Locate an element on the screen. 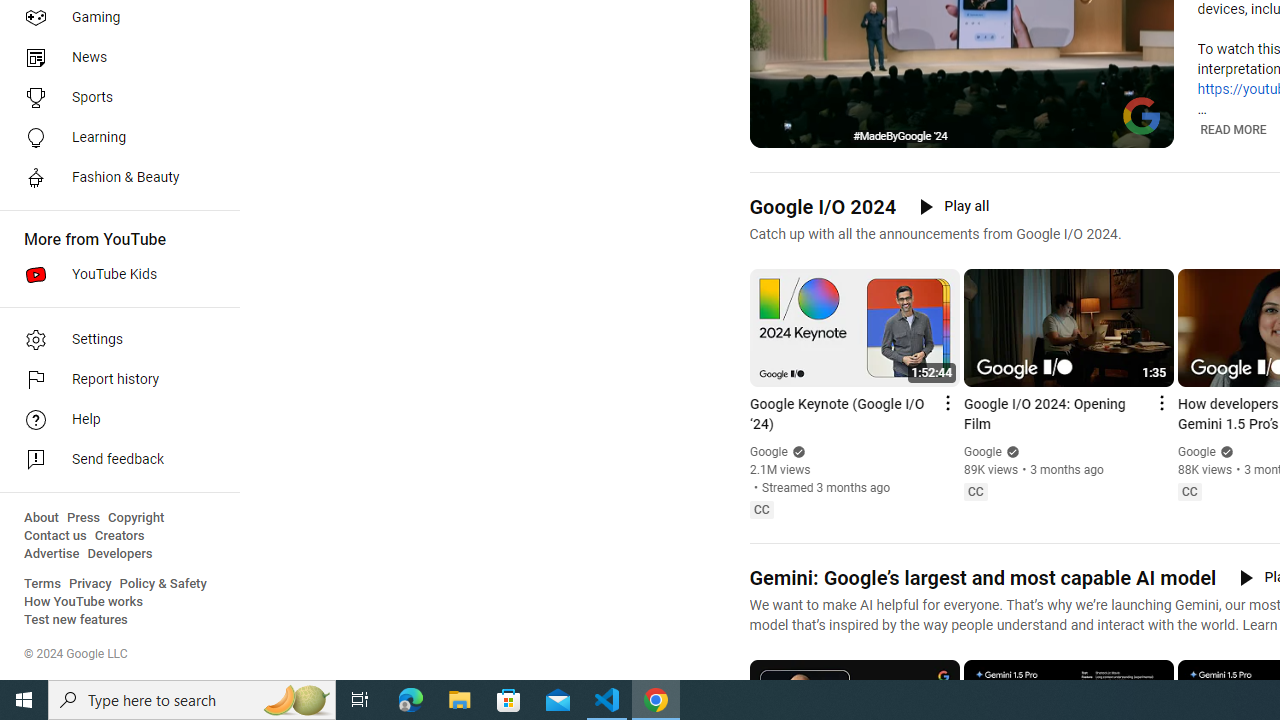 This screenshot has width=1280, height=720. 'How YouTube works' is located at coordinates (82, 601).